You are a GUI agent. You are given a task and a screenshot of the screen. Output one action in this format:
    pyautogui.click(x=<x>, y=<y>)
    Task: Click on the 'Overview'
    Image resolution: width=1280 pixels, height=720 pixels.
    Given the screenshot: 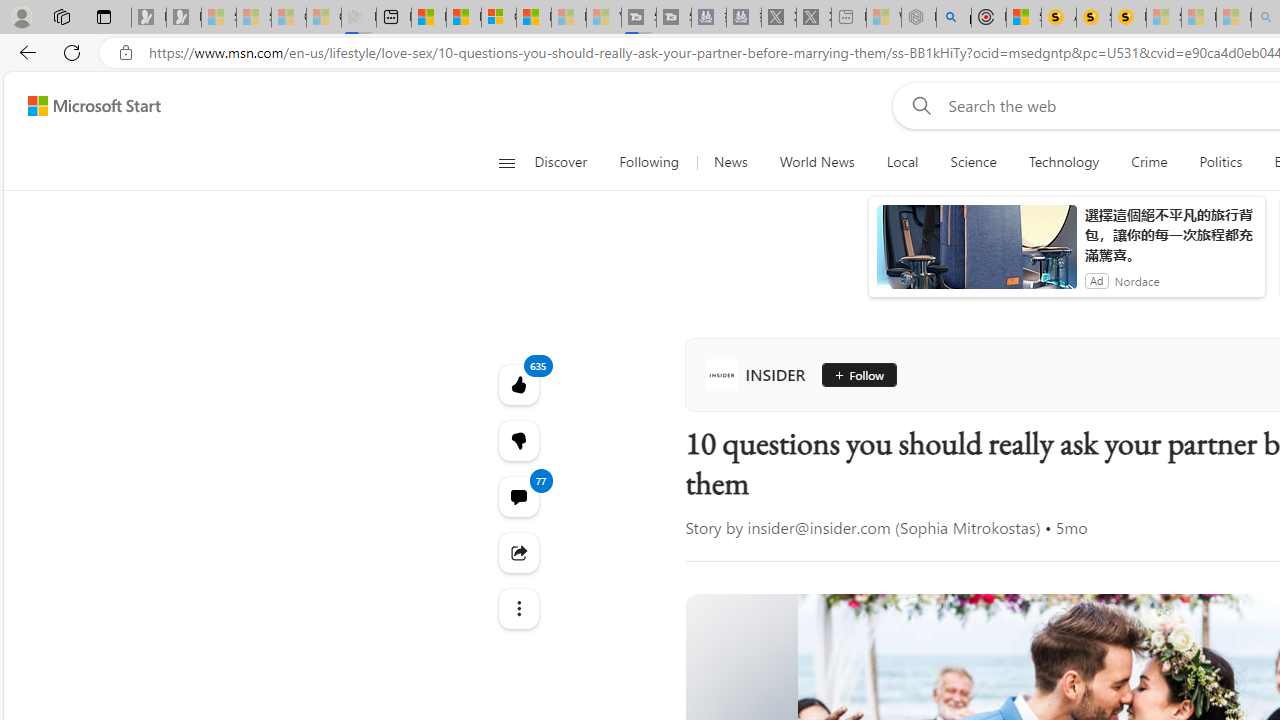 What is the action you would take?
    pyautogui.click(x=499, y=17)
    